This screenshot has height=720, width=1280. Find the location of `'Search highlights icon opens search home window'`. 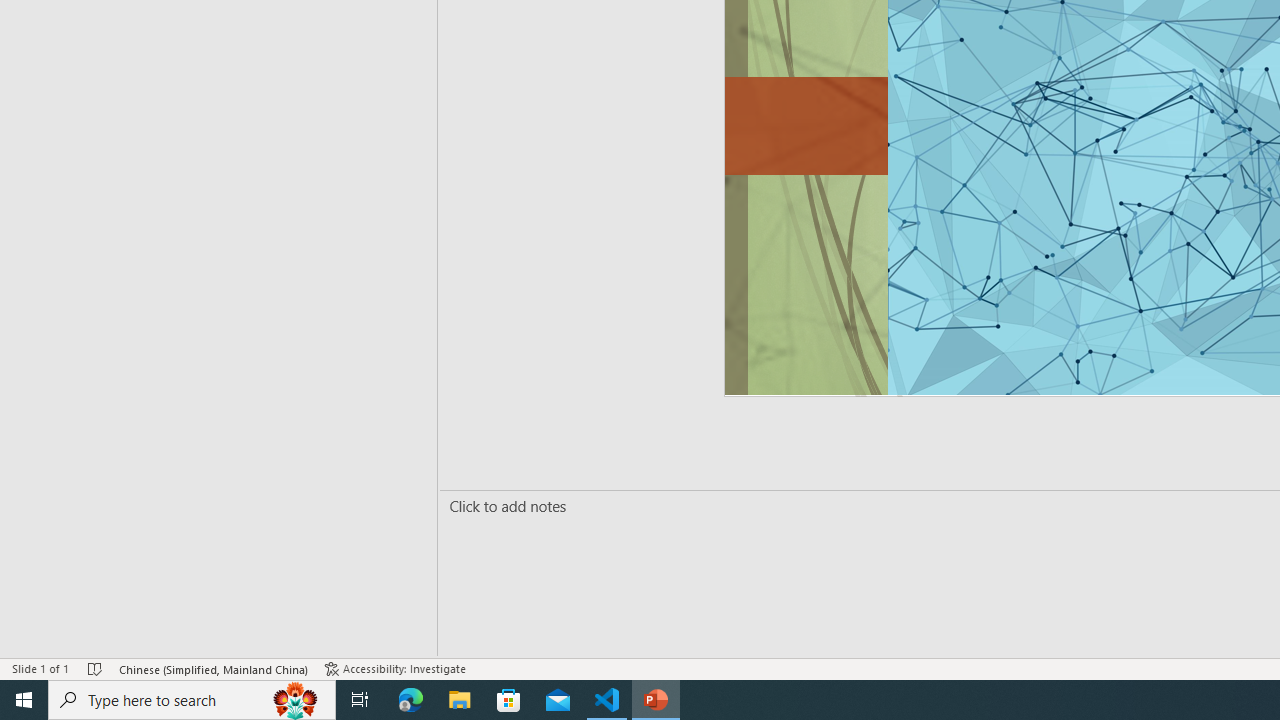

'Search highlights icon opens search home window' is located at coordinates (294, 698).